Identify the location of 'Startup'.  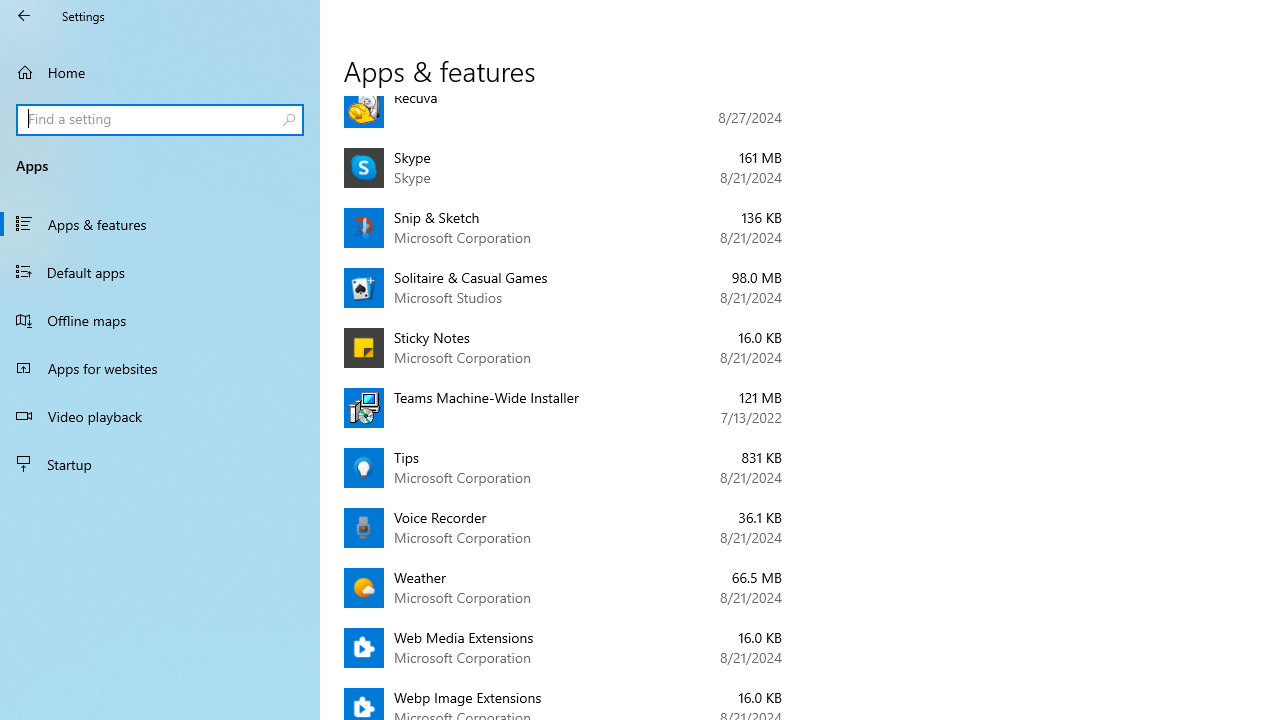
(160, 464).